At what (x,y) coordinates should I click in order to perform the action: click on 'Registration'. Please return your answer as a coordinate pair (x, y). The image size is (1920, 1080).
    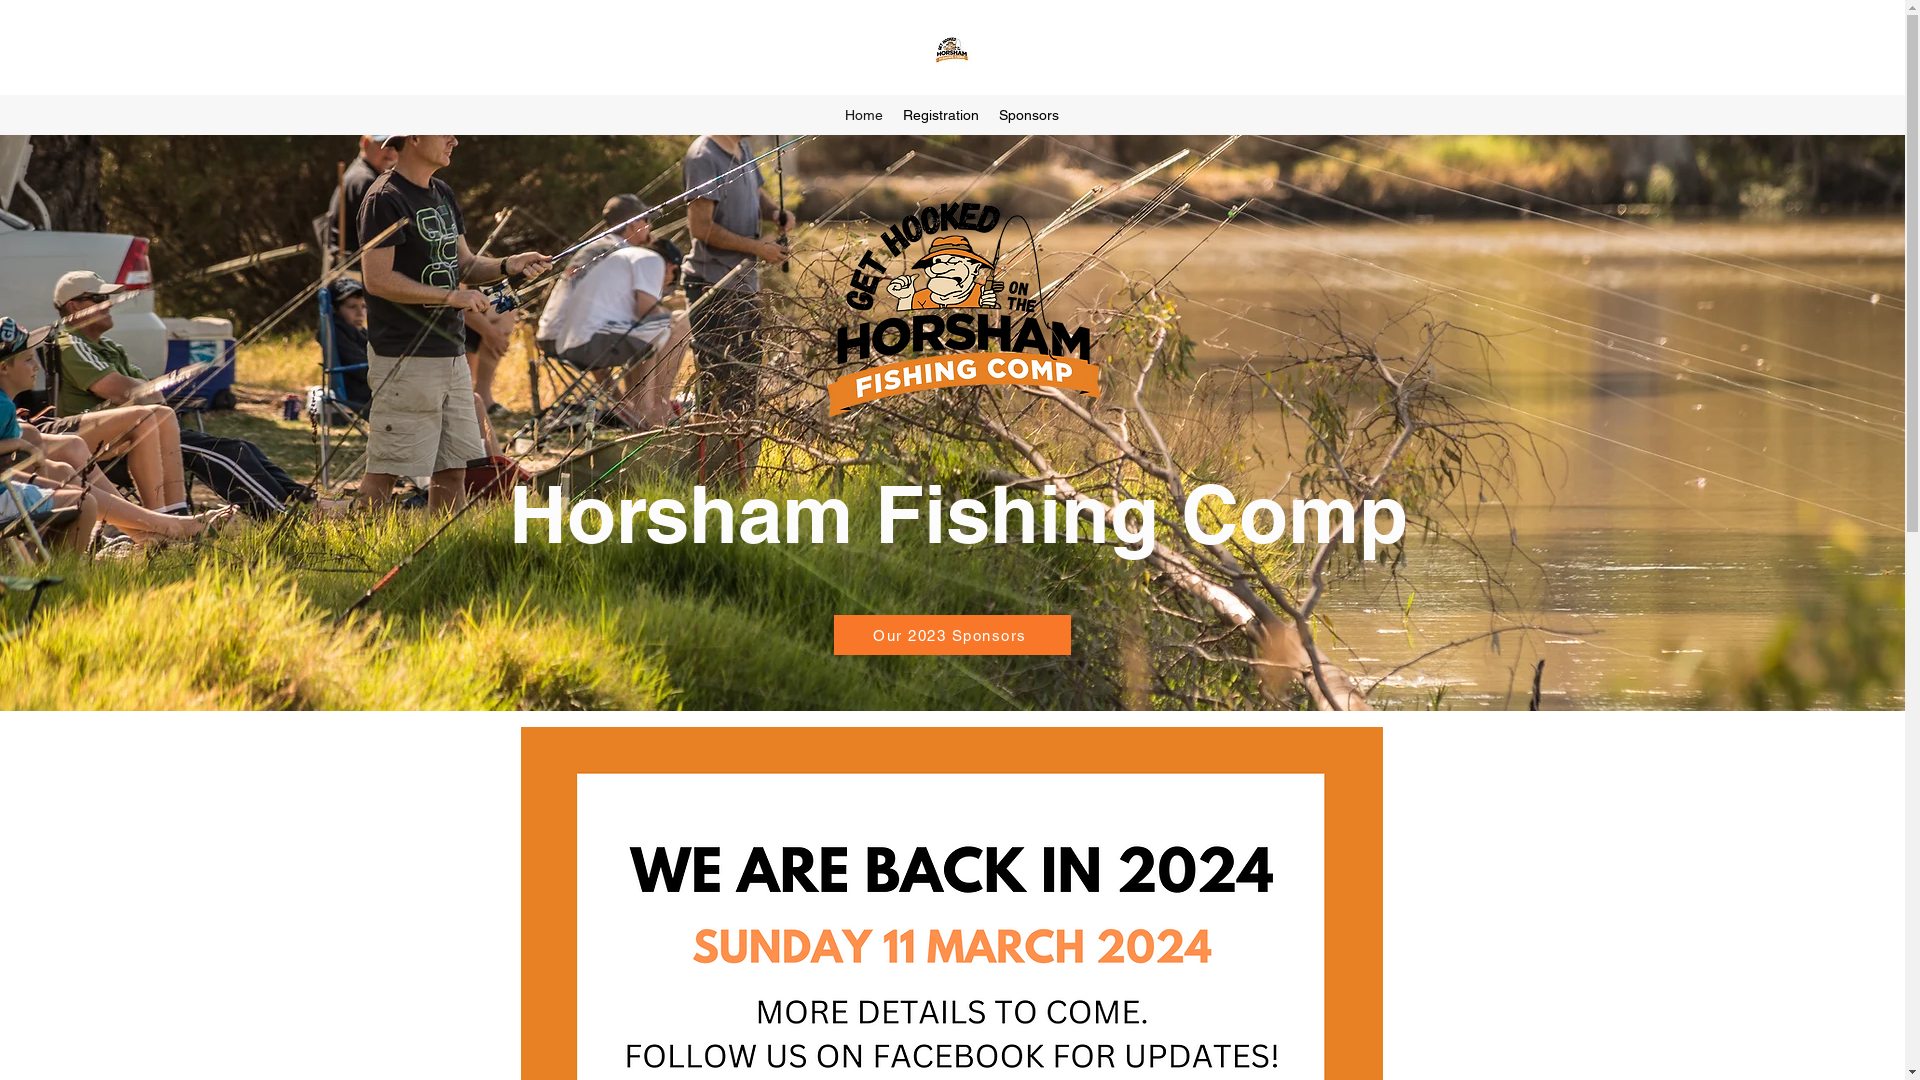
    Looking at the image, I should click on (891, 115).